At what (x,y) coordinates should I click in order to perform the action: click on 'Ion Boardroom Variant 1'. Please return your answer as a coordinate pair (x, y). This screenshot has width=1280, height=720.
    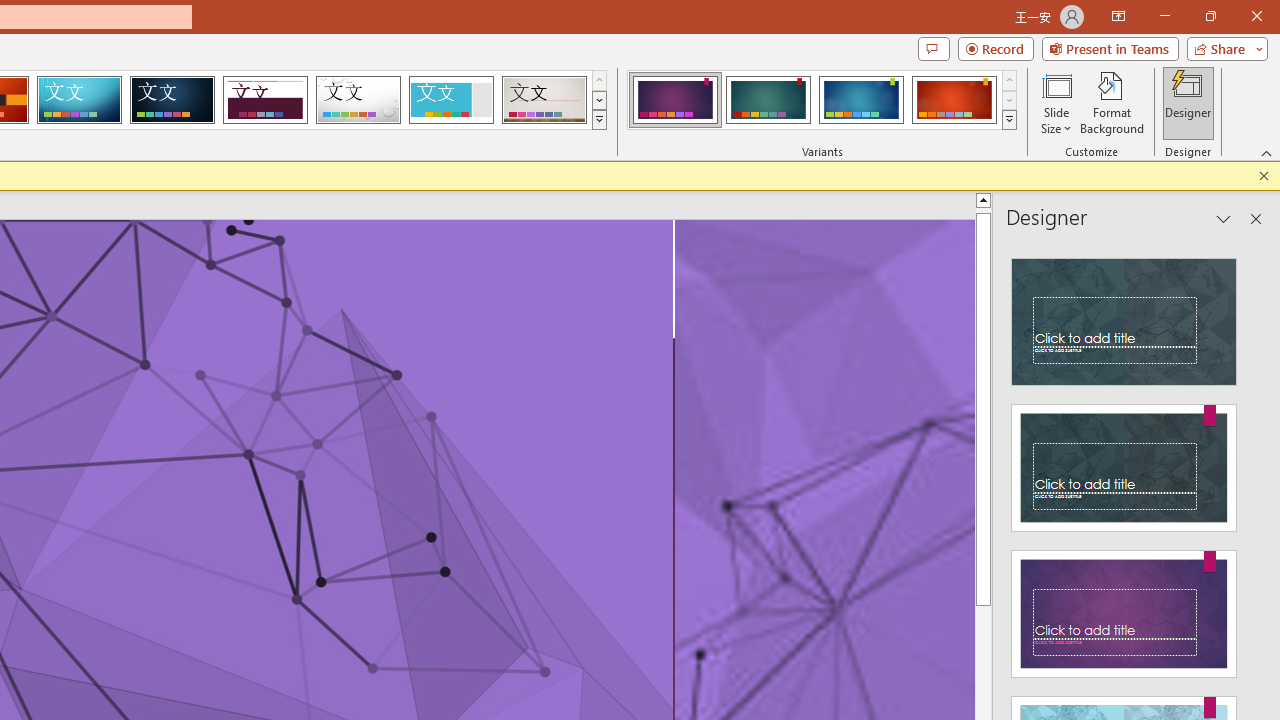
    Looking at the image, I should click on (675, 100).